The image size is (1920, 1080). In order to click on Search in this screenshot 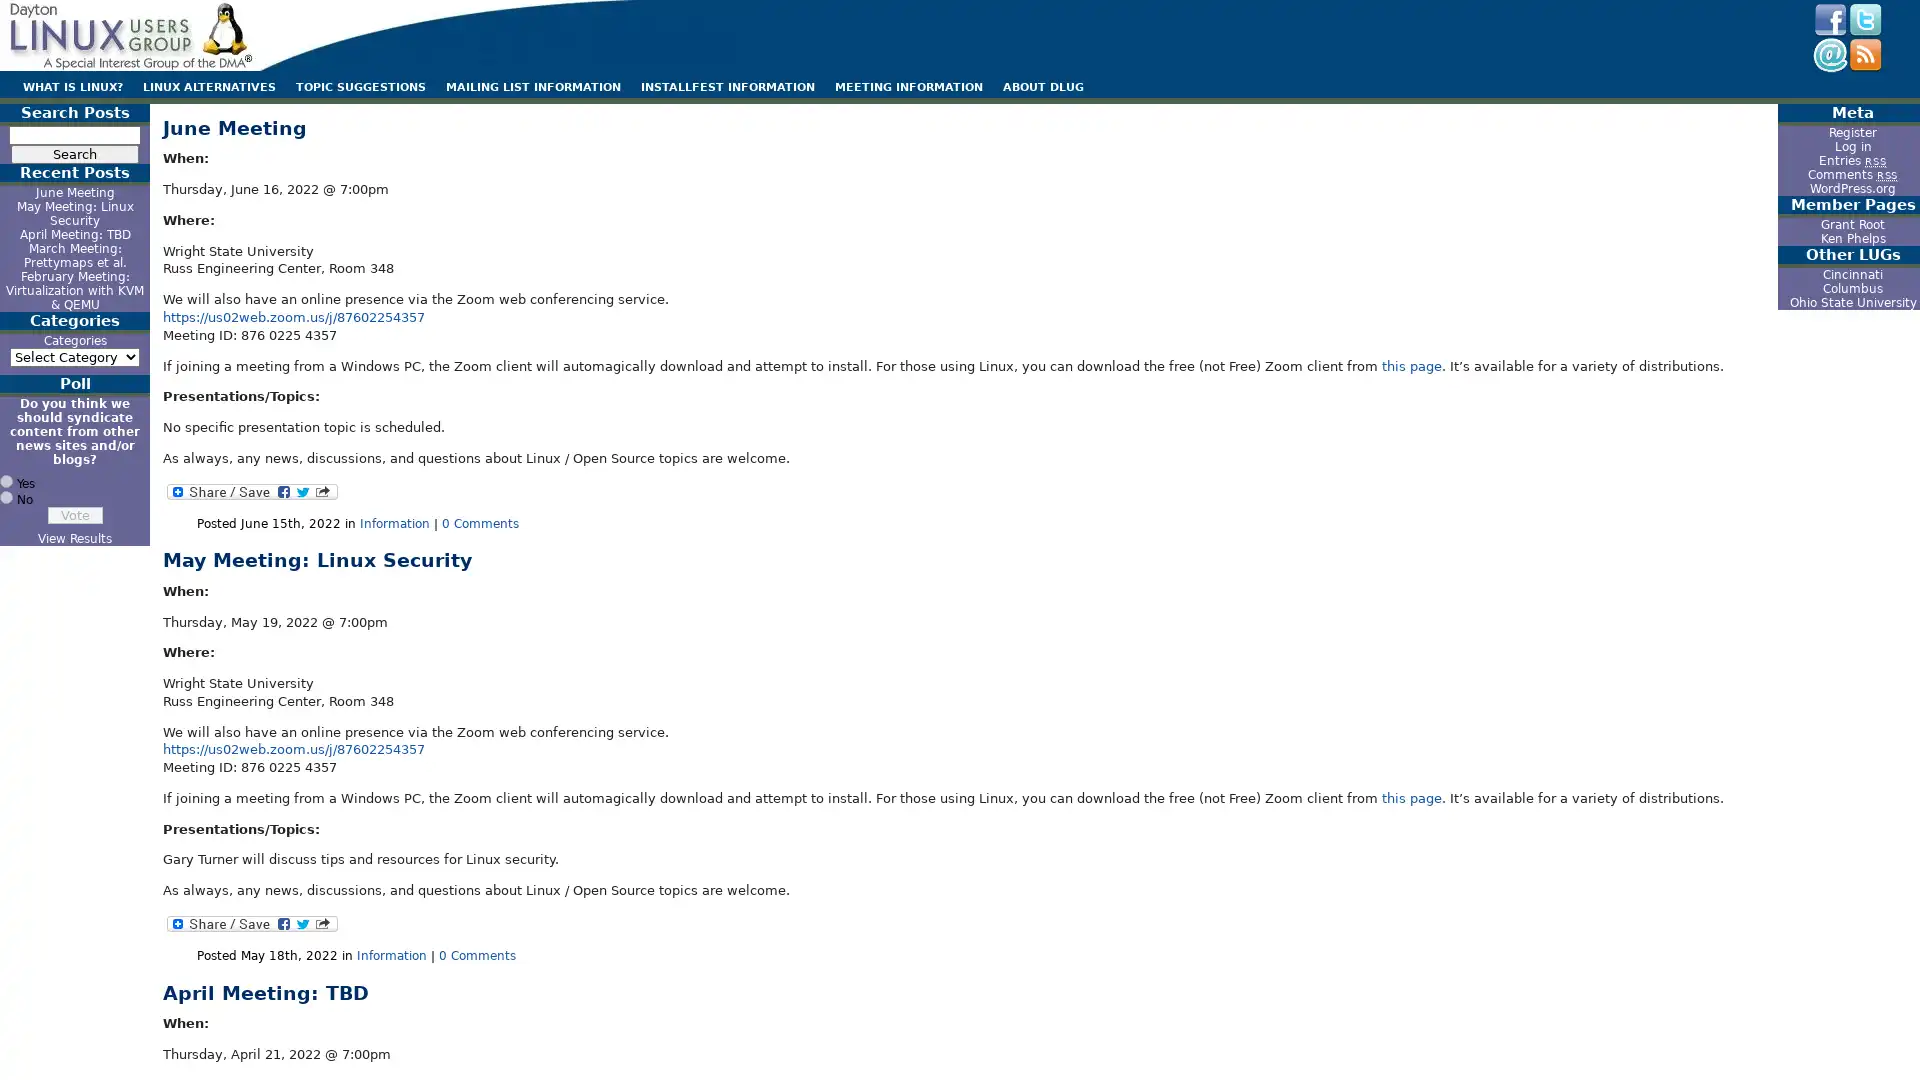, I will do `click(75, 153)`.